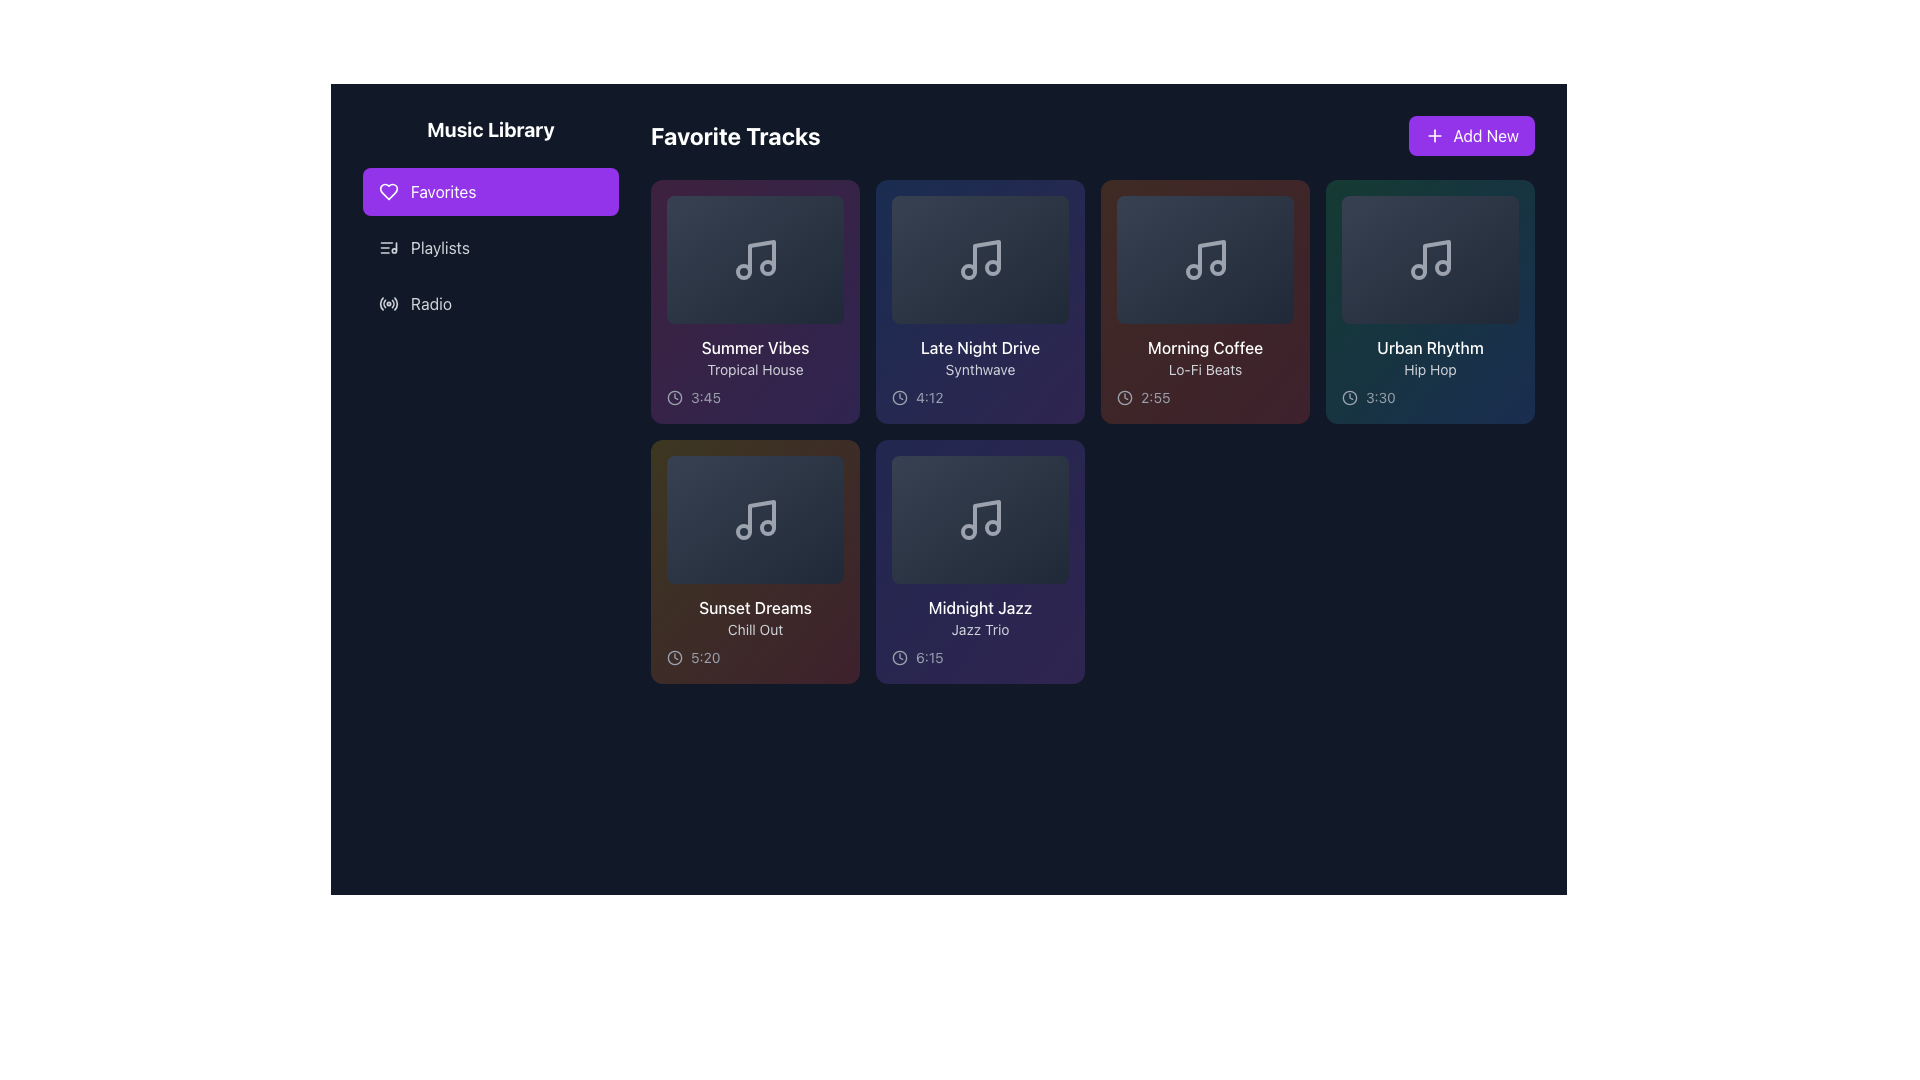  I want to click on the circular SVG element that is part of the minimalistic clock icon design located in the card titled 'Morning Coffee', so click(1124, 397).